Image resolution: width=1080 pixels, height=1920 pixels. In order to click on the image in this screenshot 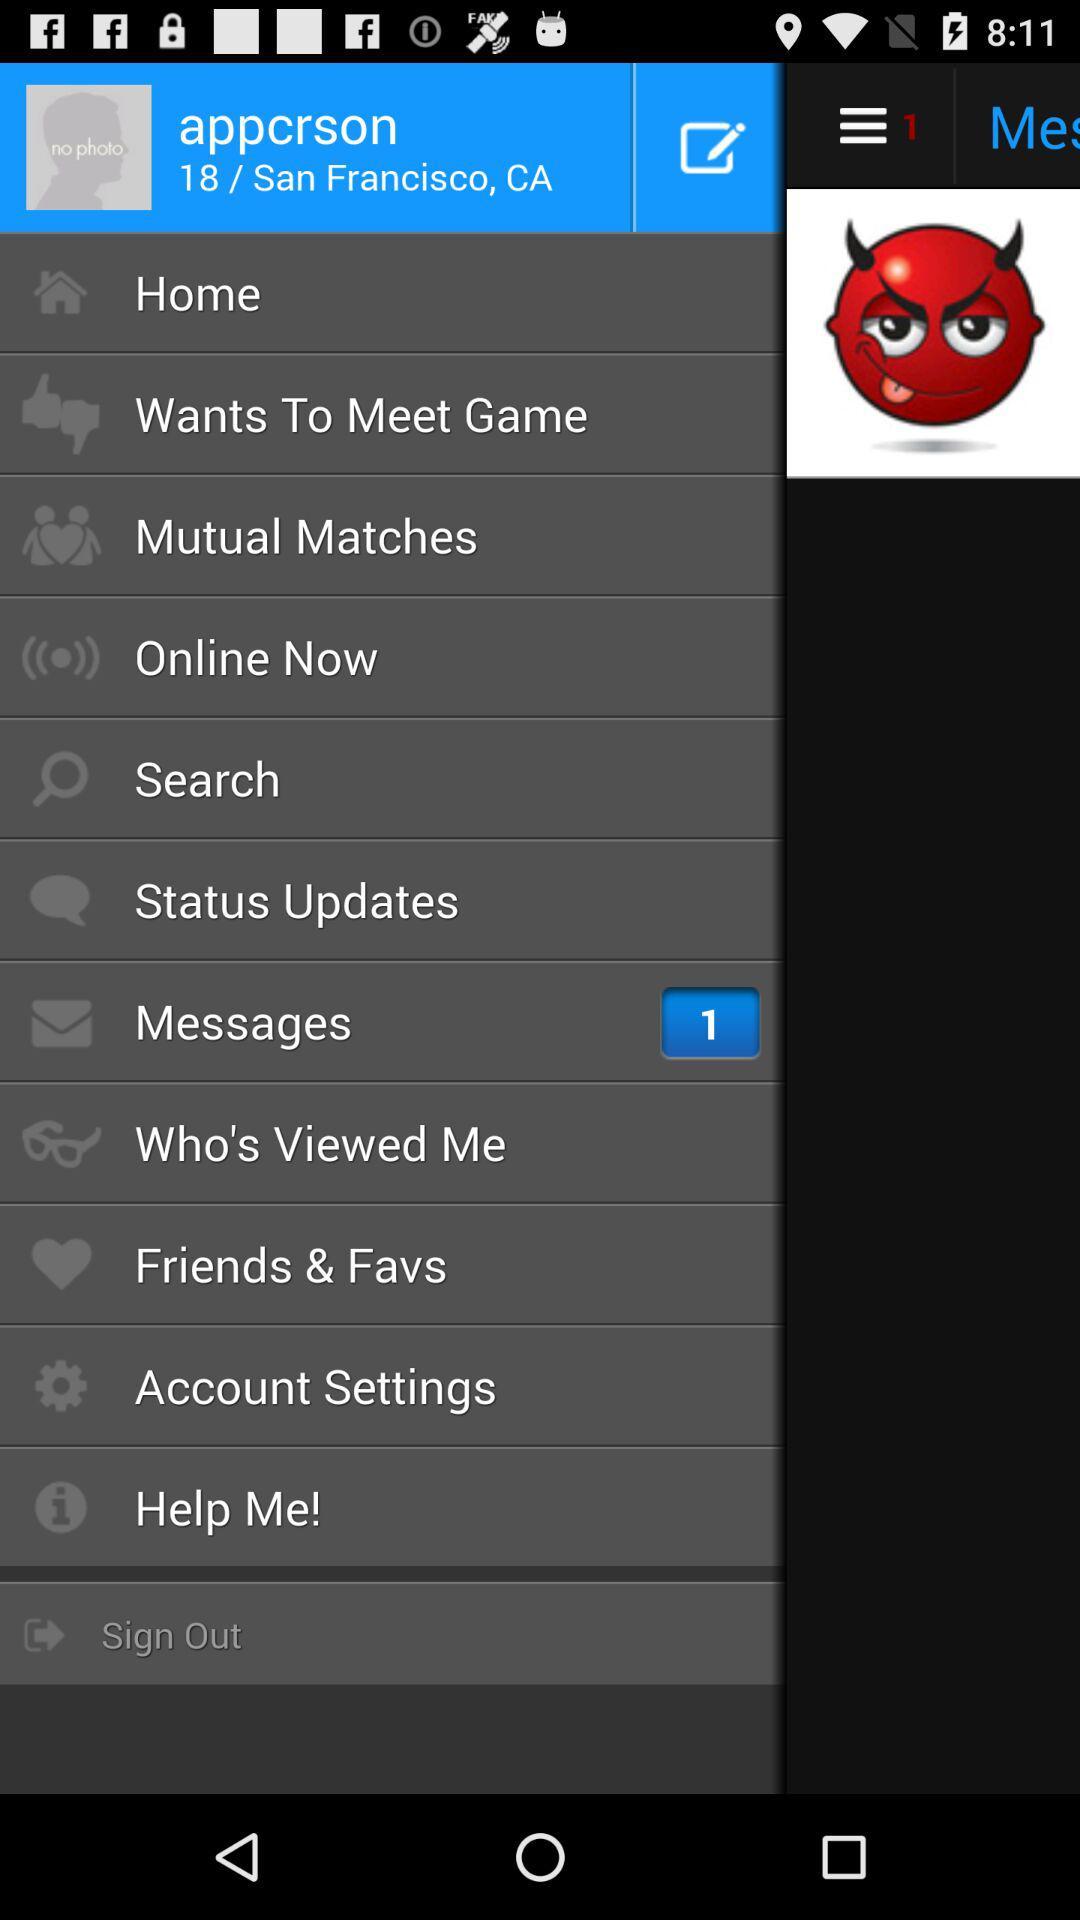, I will do `click(931, 334)`.